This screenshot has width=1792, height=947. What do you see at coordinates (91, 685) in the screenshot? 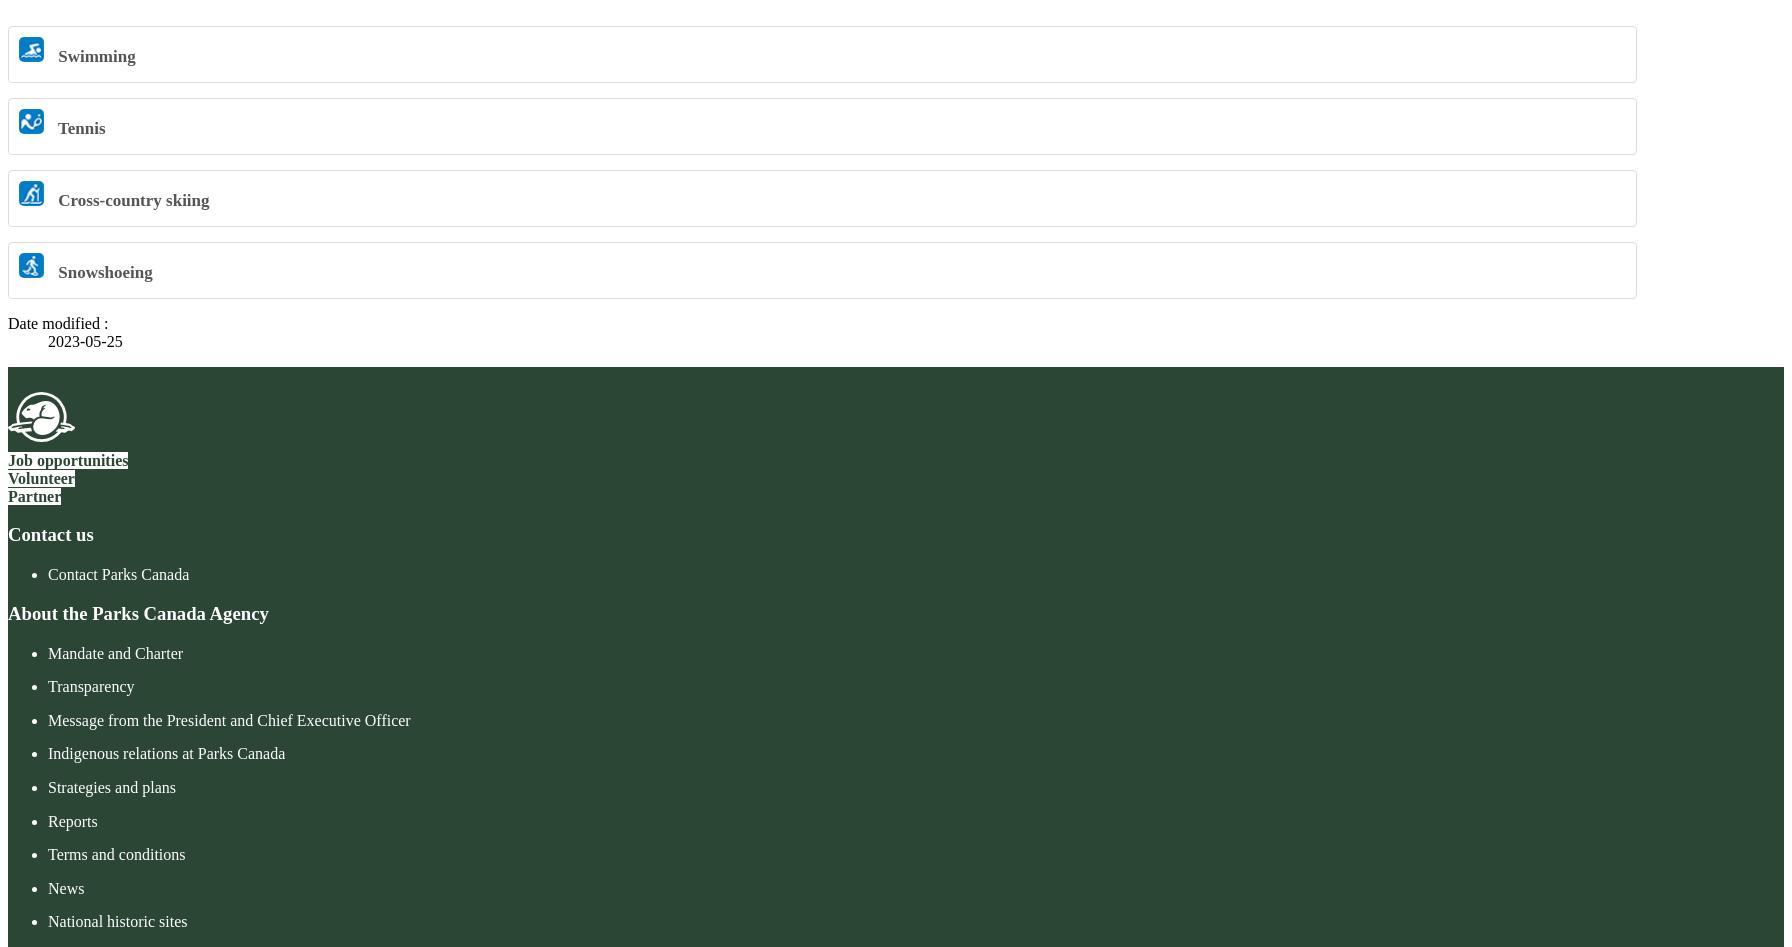
I see `'Transparency'` at bounding box center [91, 685].